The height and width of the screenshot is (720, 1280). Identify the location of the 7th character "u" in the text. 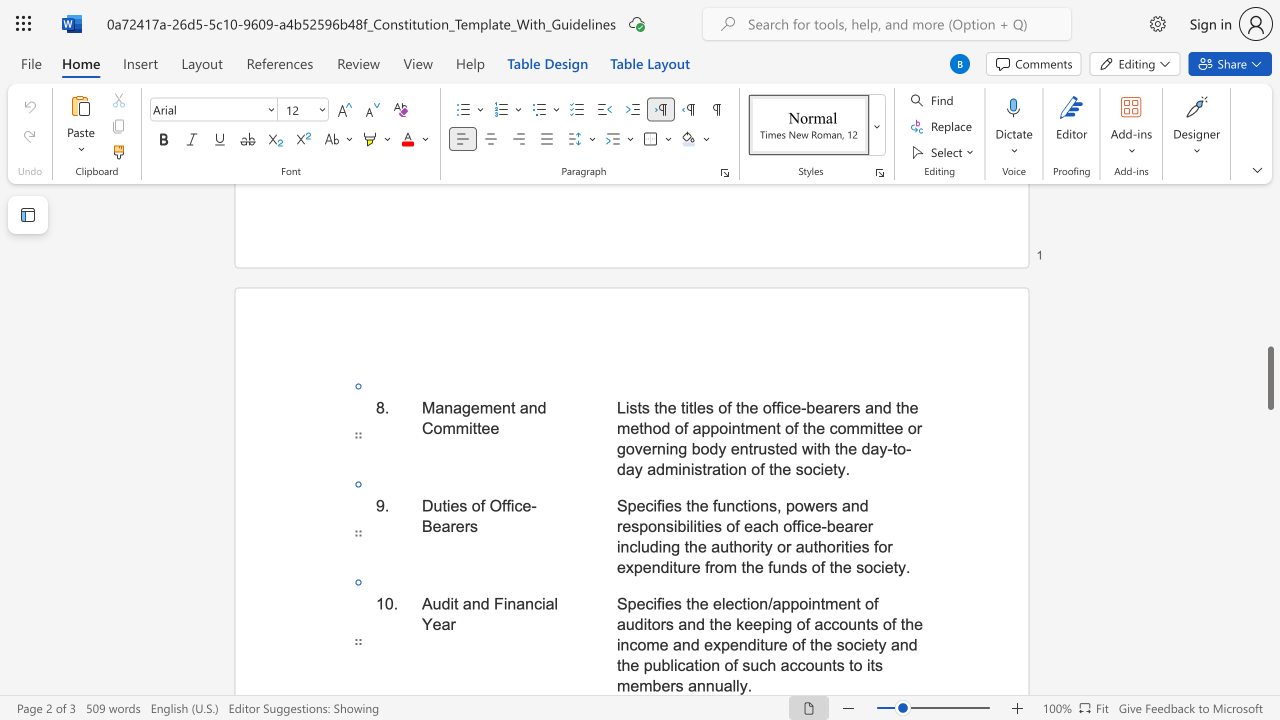
(719, 685).